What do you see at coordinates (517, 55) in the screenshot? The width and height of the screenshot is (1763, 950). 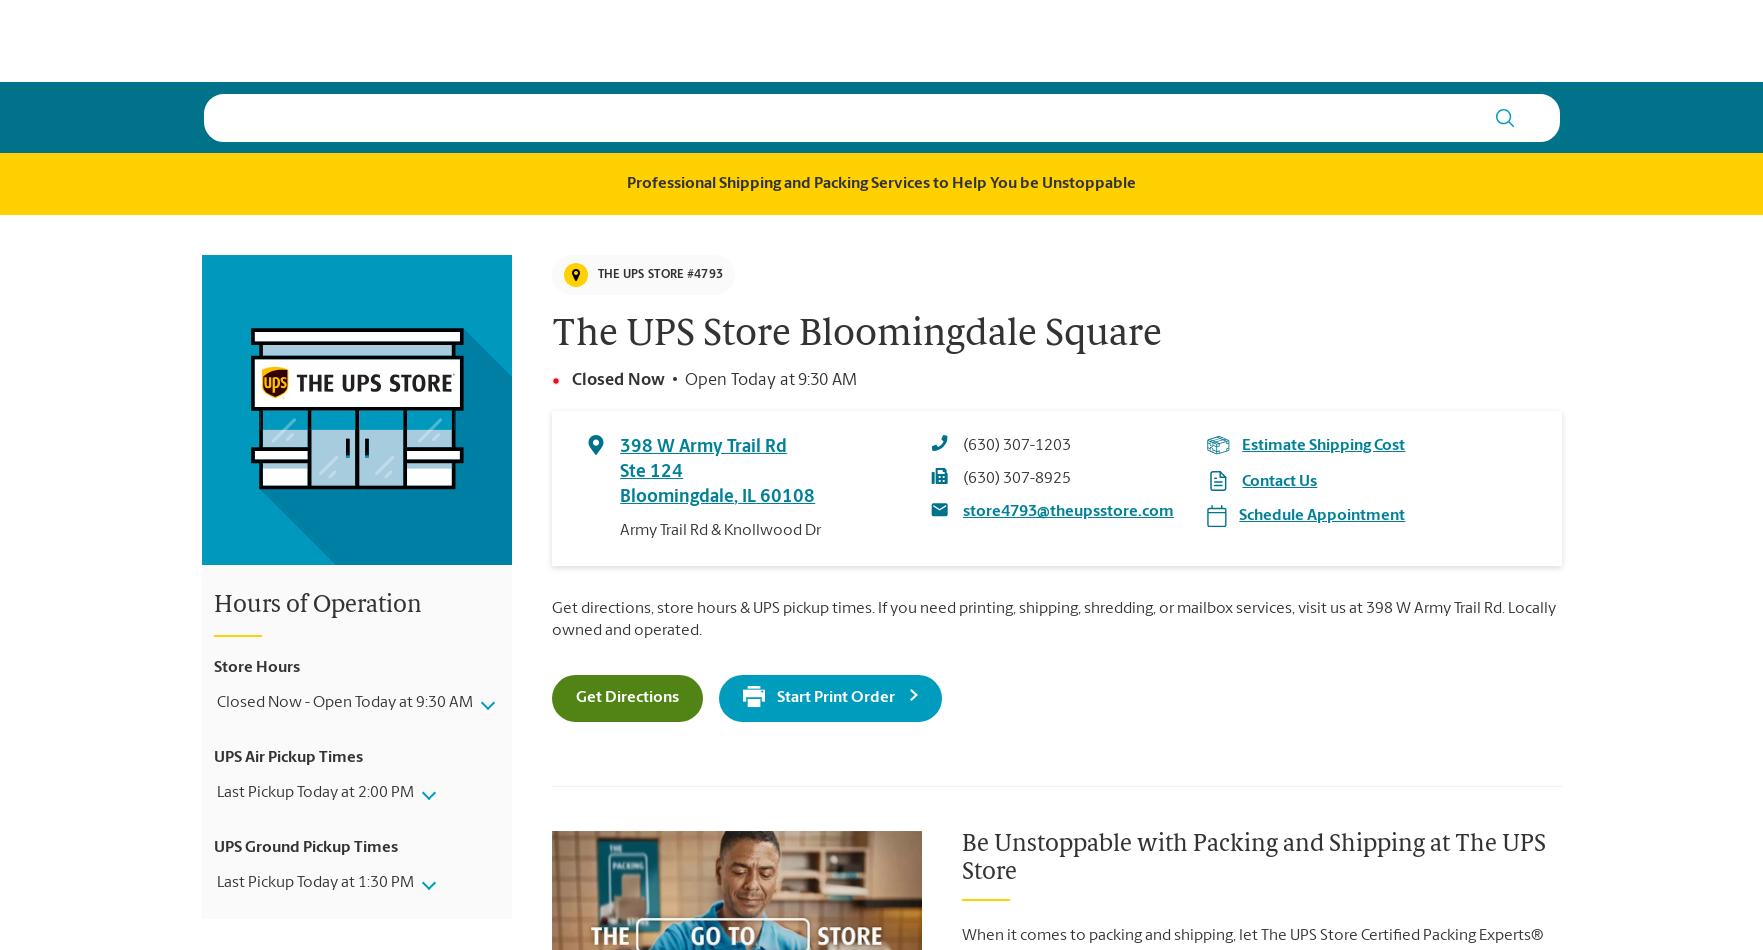 I see `'About The UPS Store'` at bounding box center [517, 55].